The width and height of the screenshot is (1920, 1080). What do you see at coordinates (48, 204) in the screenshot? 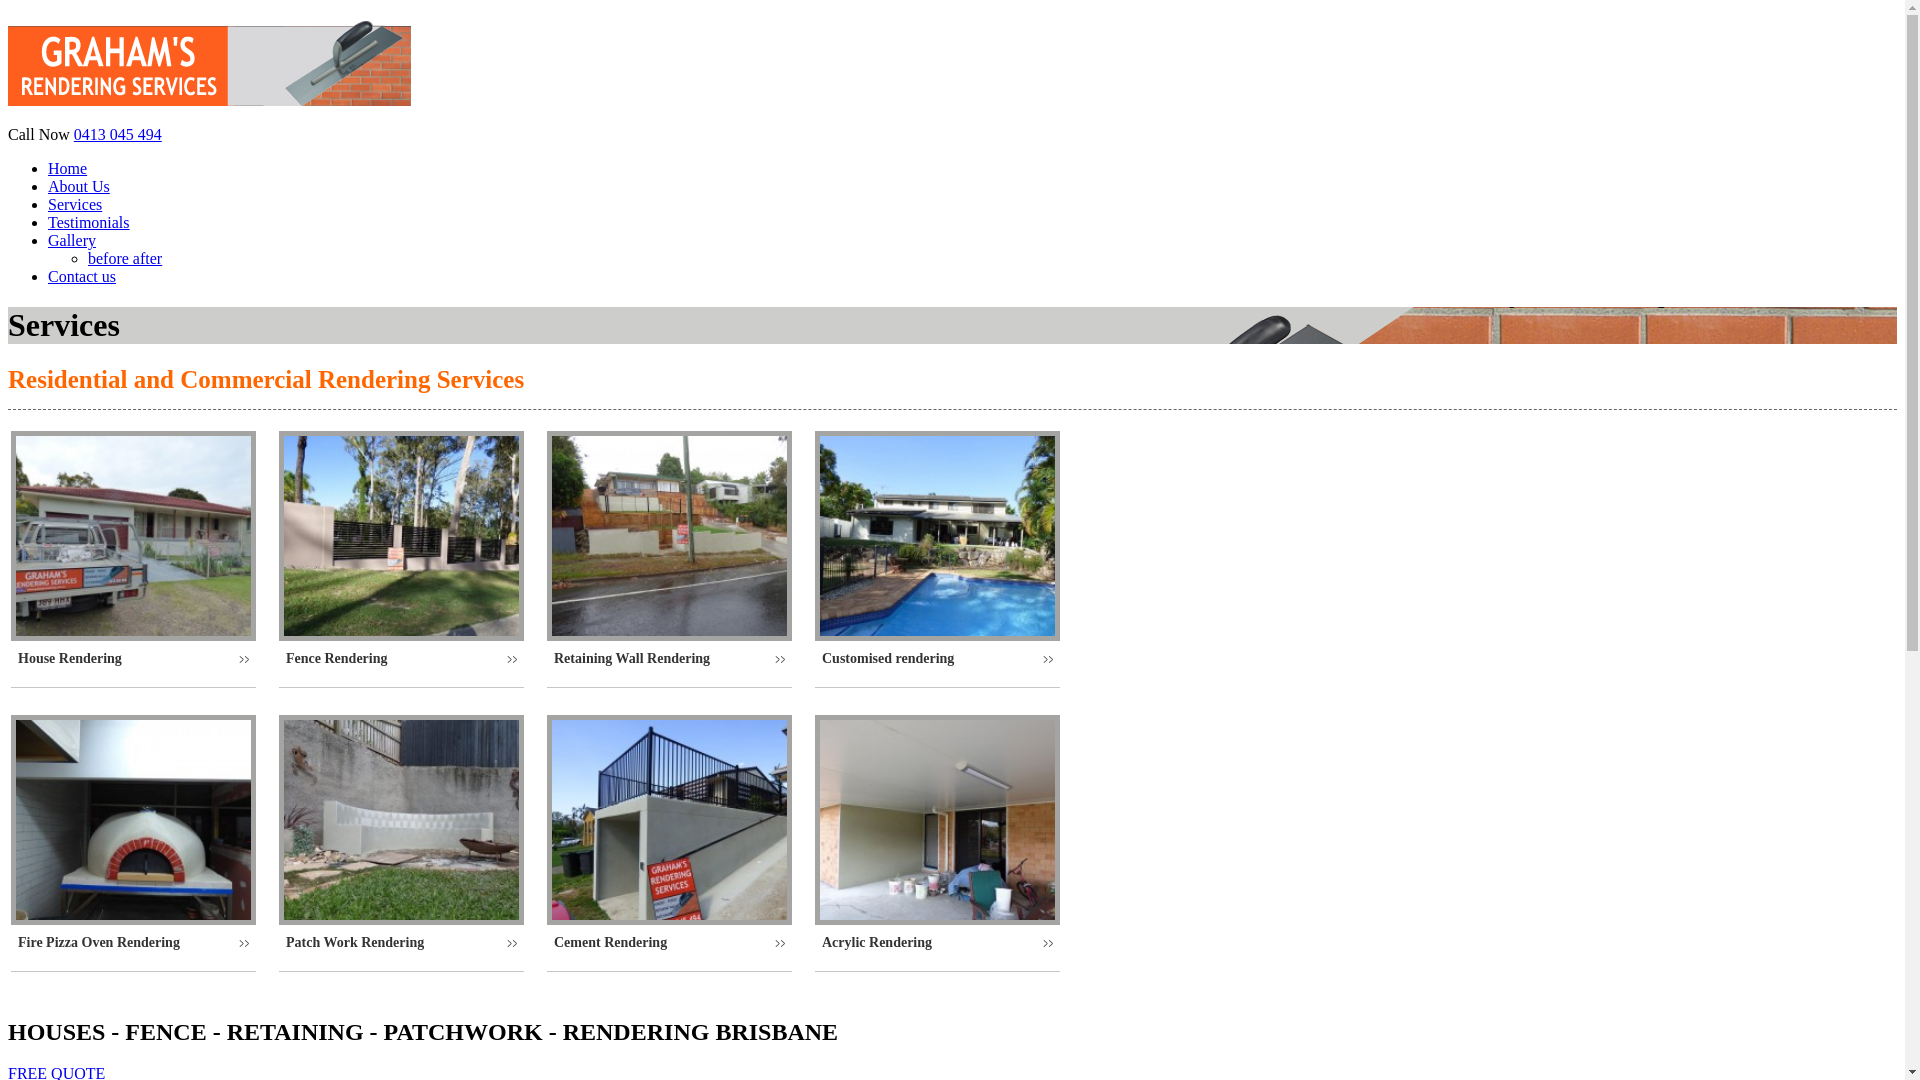
I see `'Services'` at bounding box center [48, 204].